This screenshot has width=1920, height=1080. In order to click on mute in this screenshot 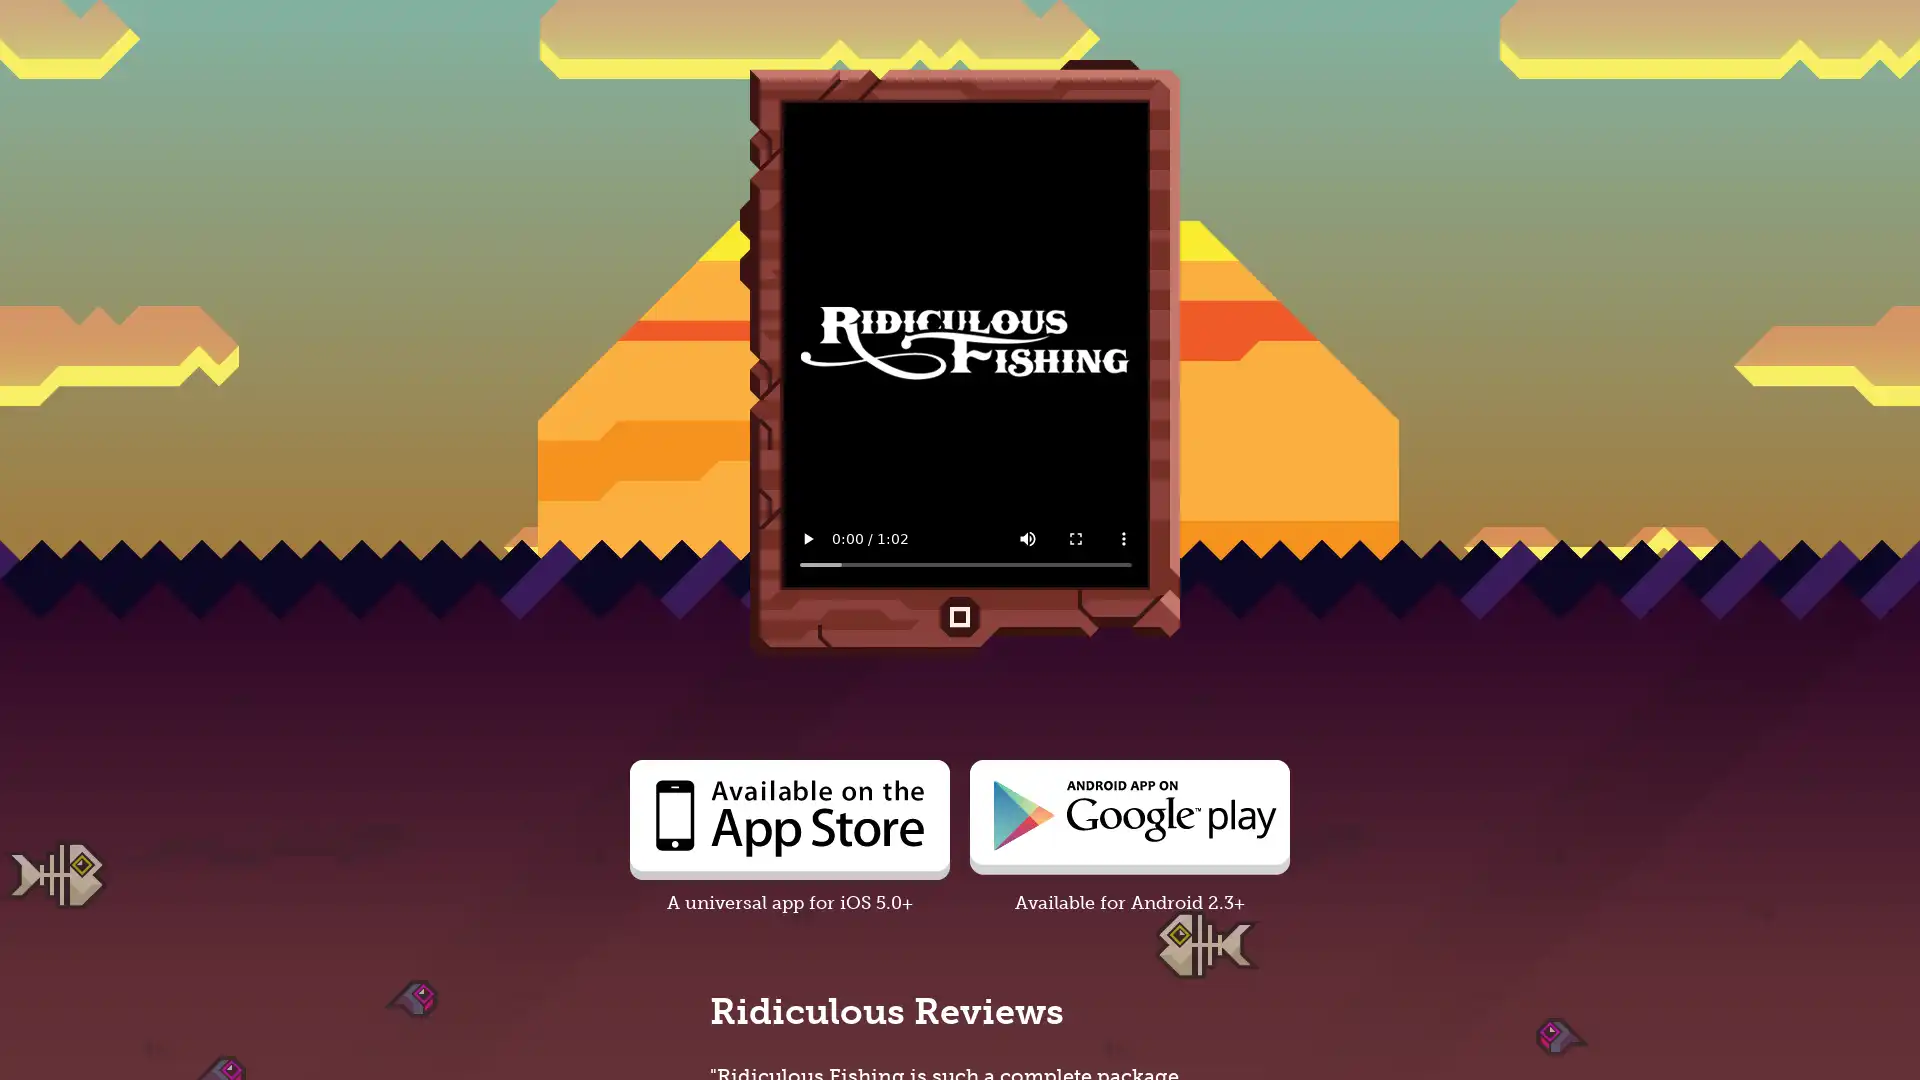, I will do `click(1027, 538)`.